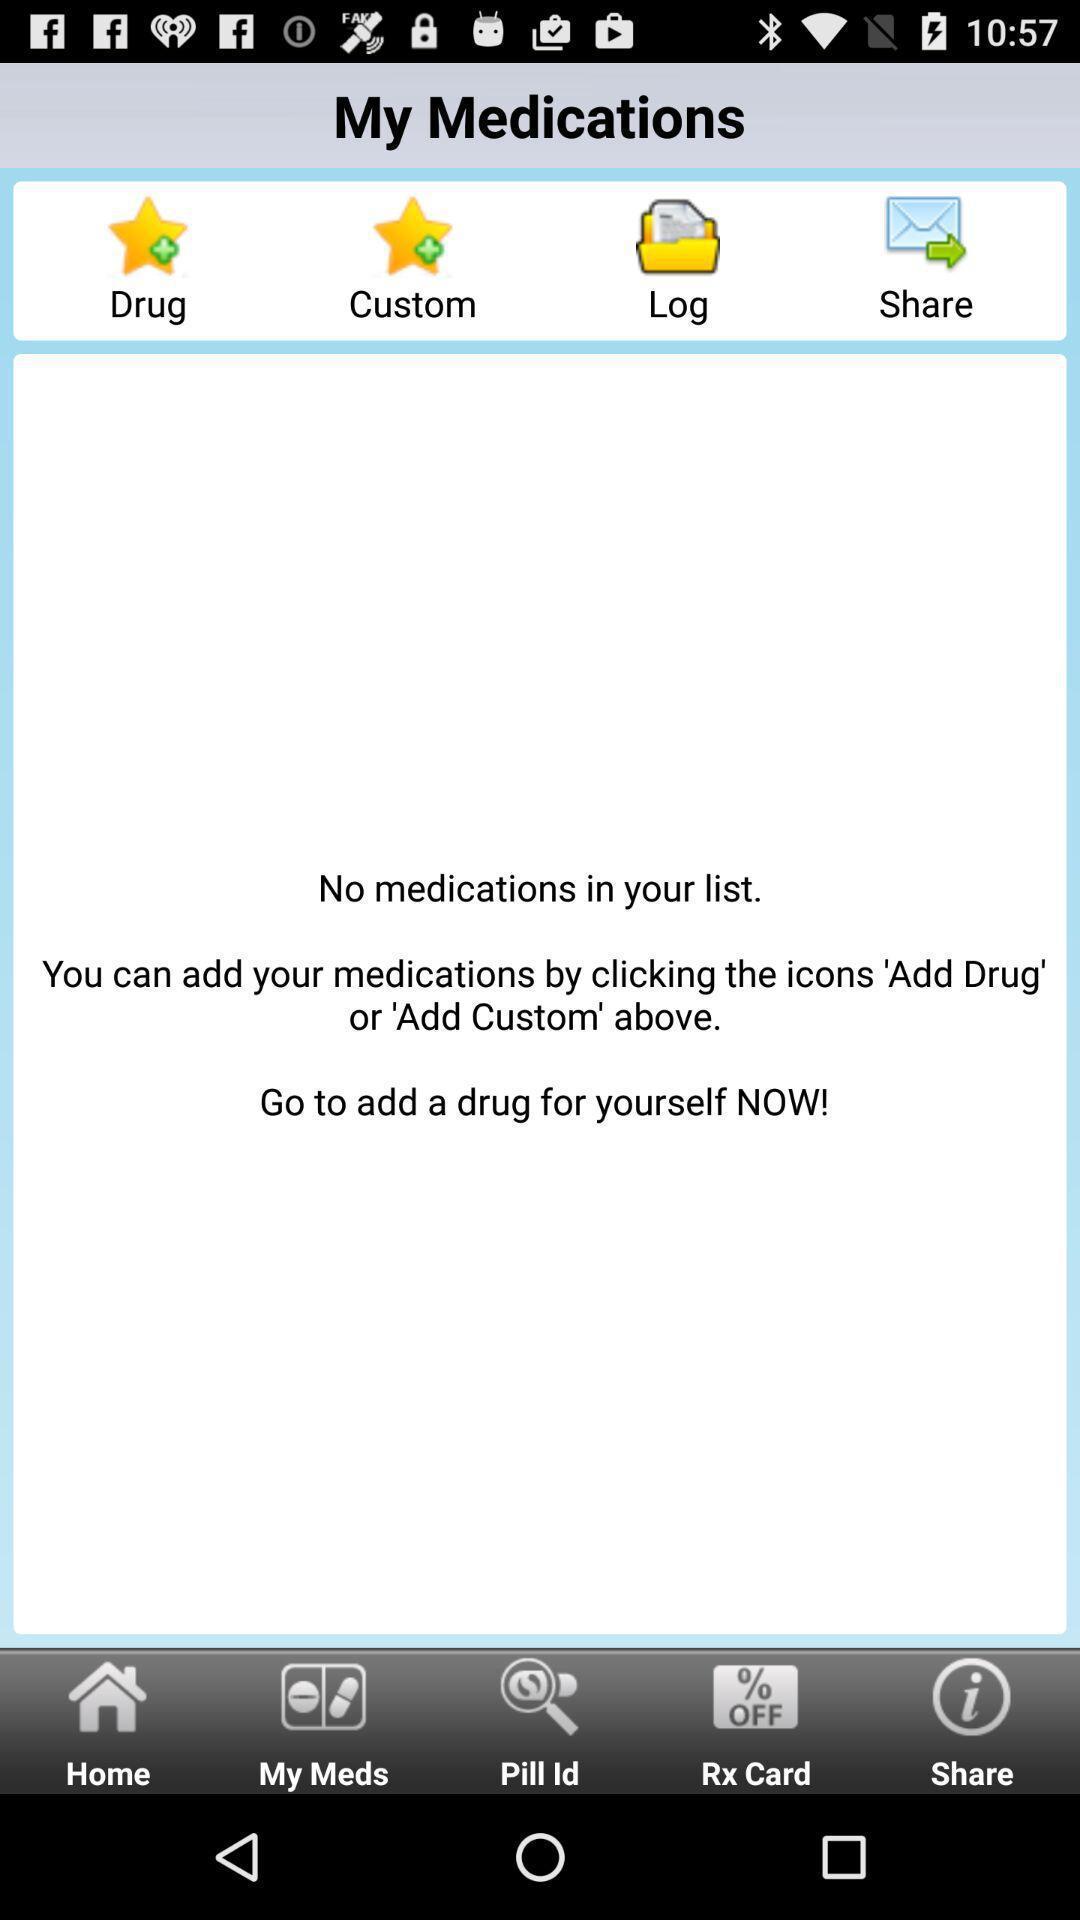 Image resolution: width=1080 pixels, height=1920 pixels. What do you see at coordinates (540, 1719) in the screenshot?
I see `radio button next to the my meds` at bounding box center [540, 1719].